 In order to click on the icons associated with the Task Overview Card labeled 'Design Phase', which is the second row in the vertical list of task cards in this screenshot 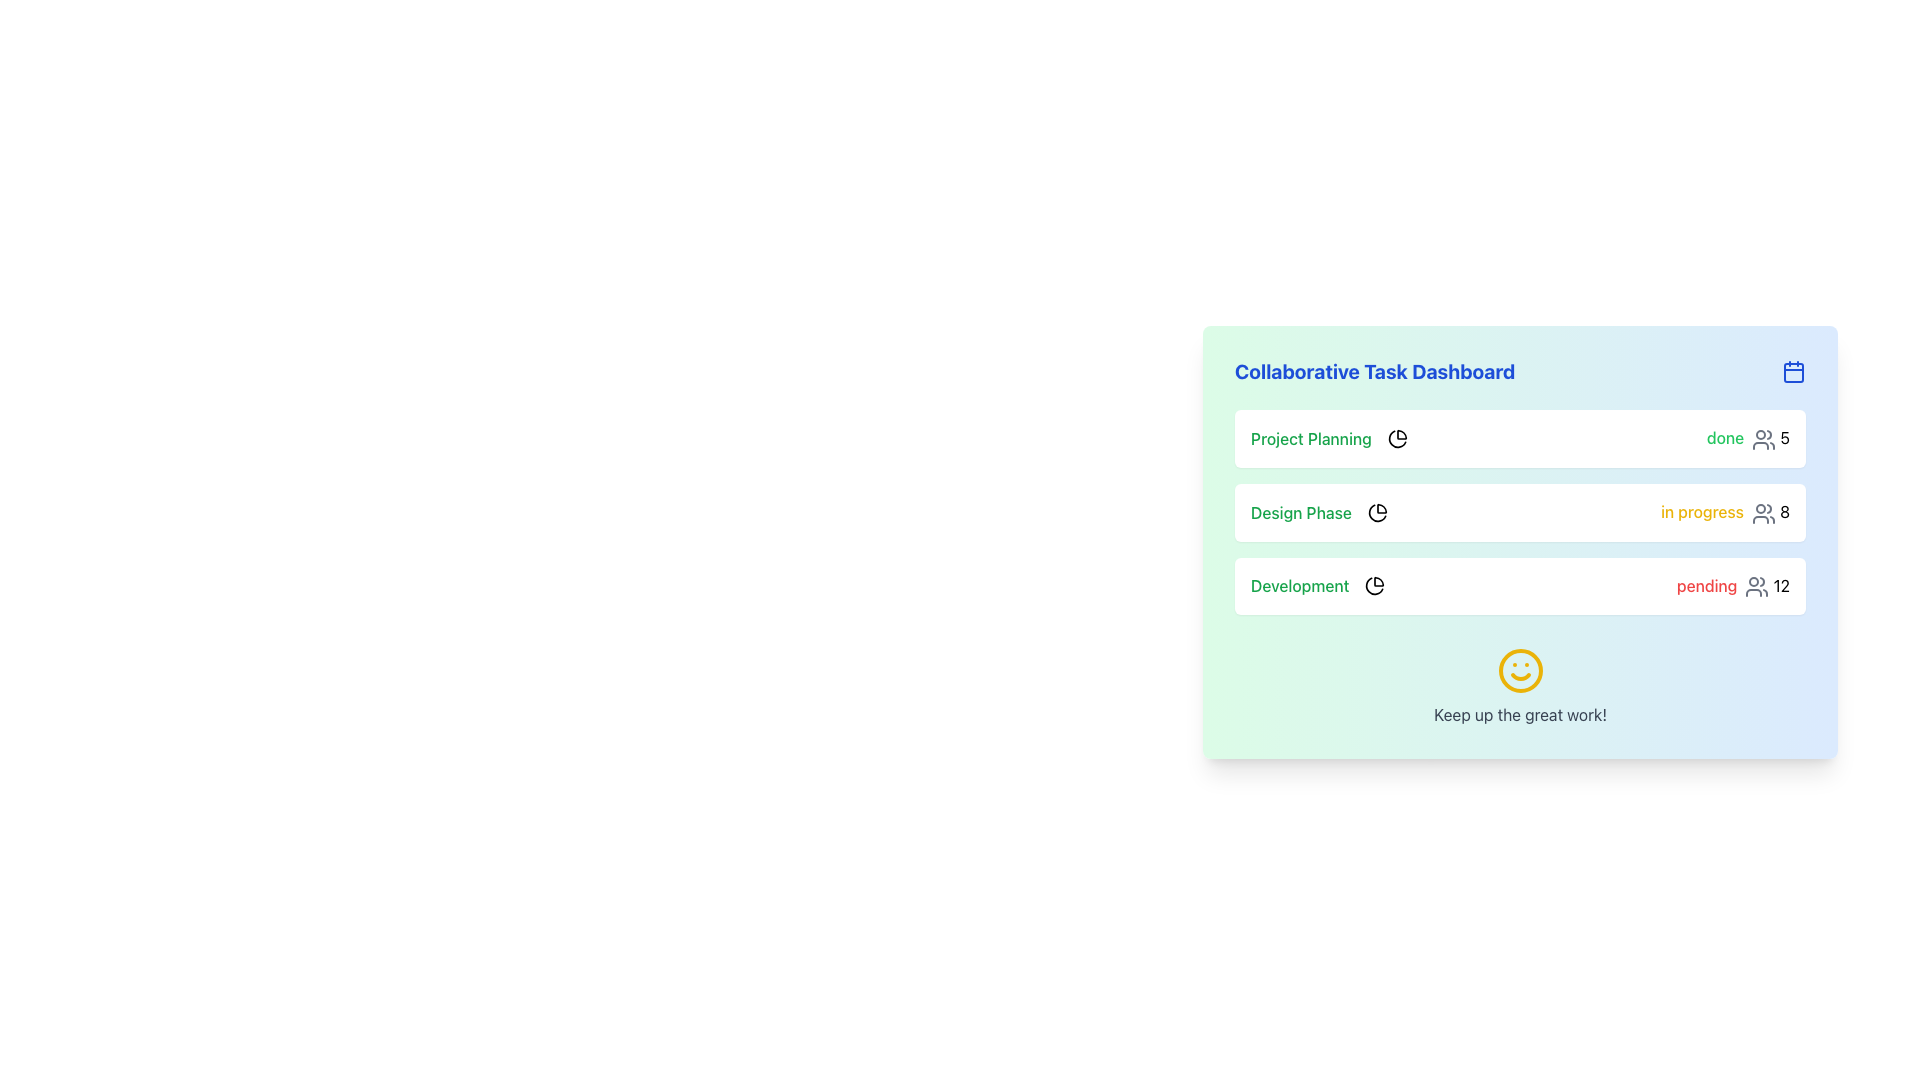, I will do `click(1520, 511)`.